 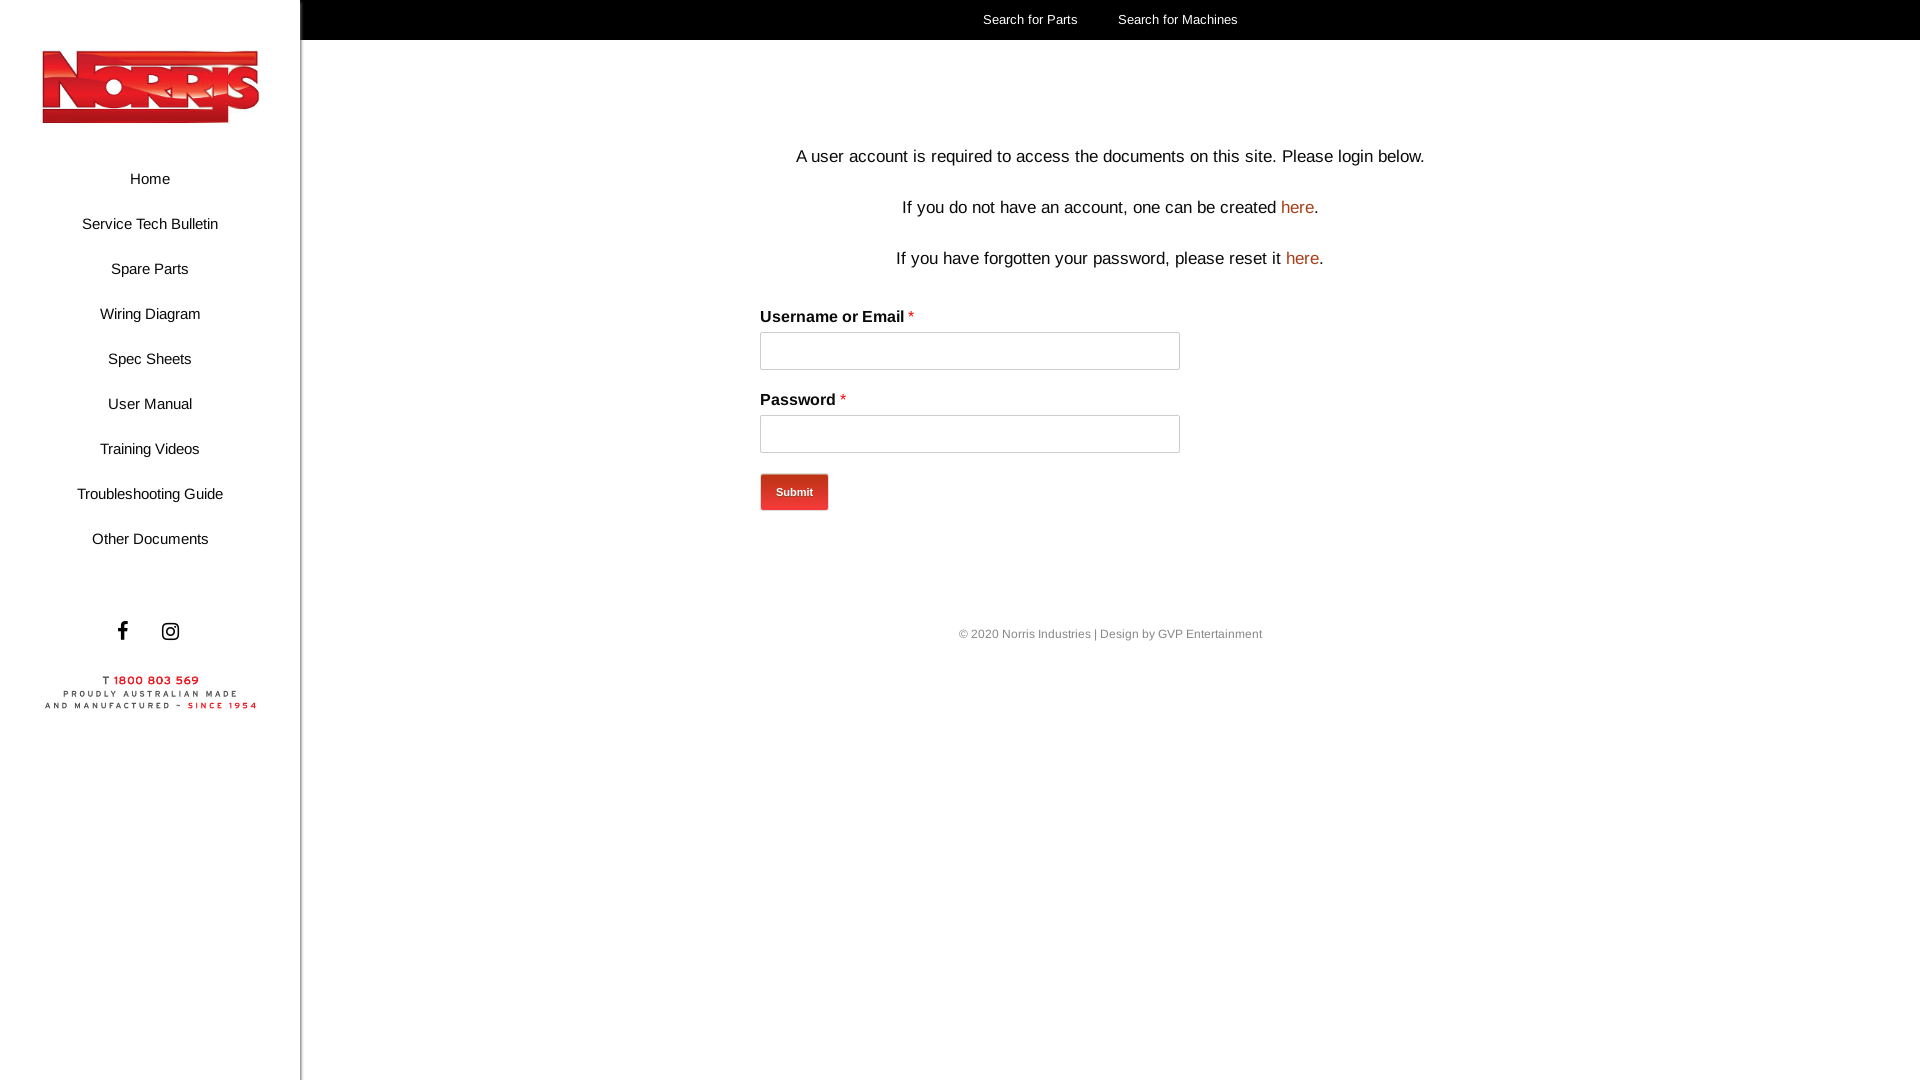 I want to click on 'Spec Sheets', so click(x=148, y=357).